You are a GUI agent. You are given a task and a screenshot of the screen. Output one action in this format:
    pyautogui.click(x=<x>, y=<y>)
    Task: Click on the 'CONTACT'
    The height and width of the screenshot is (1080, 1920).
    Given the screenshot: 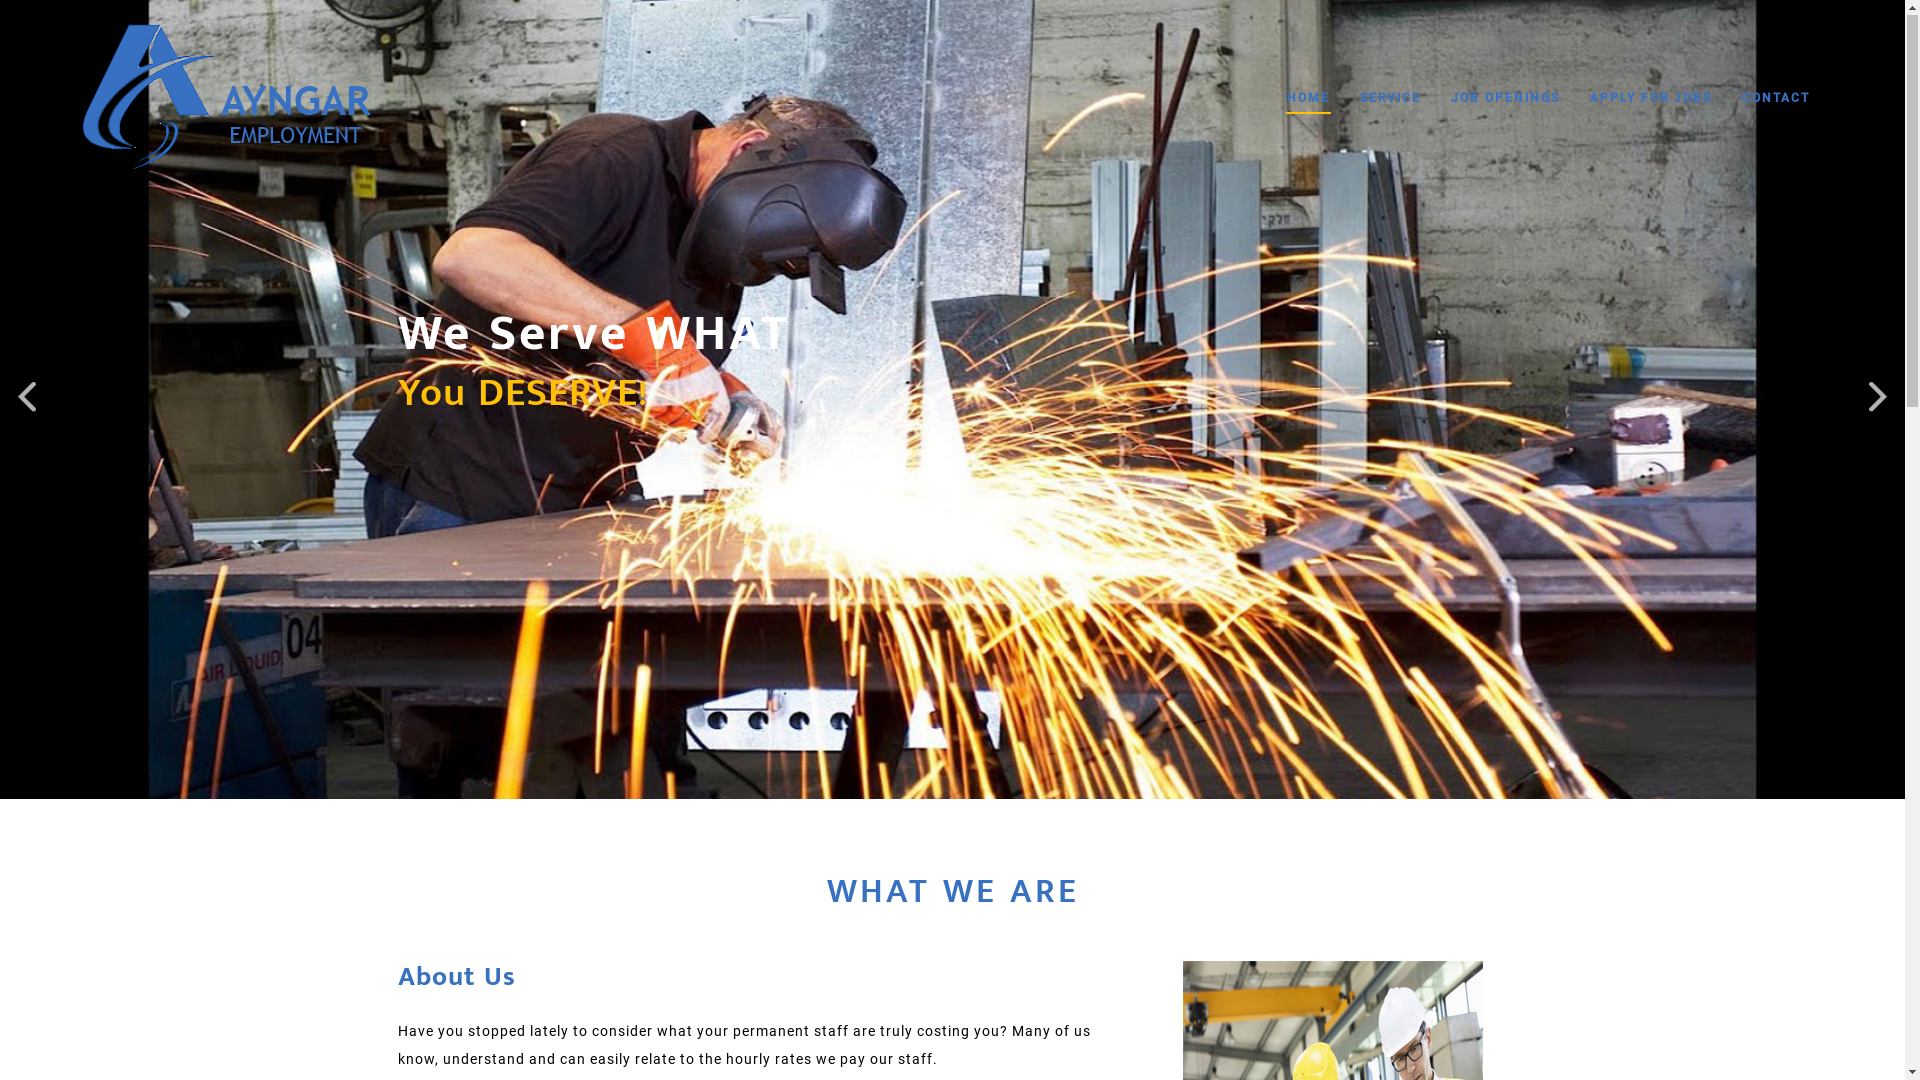 What is the action you would take?
    pyautogui.click(x=1776, y=99)
    